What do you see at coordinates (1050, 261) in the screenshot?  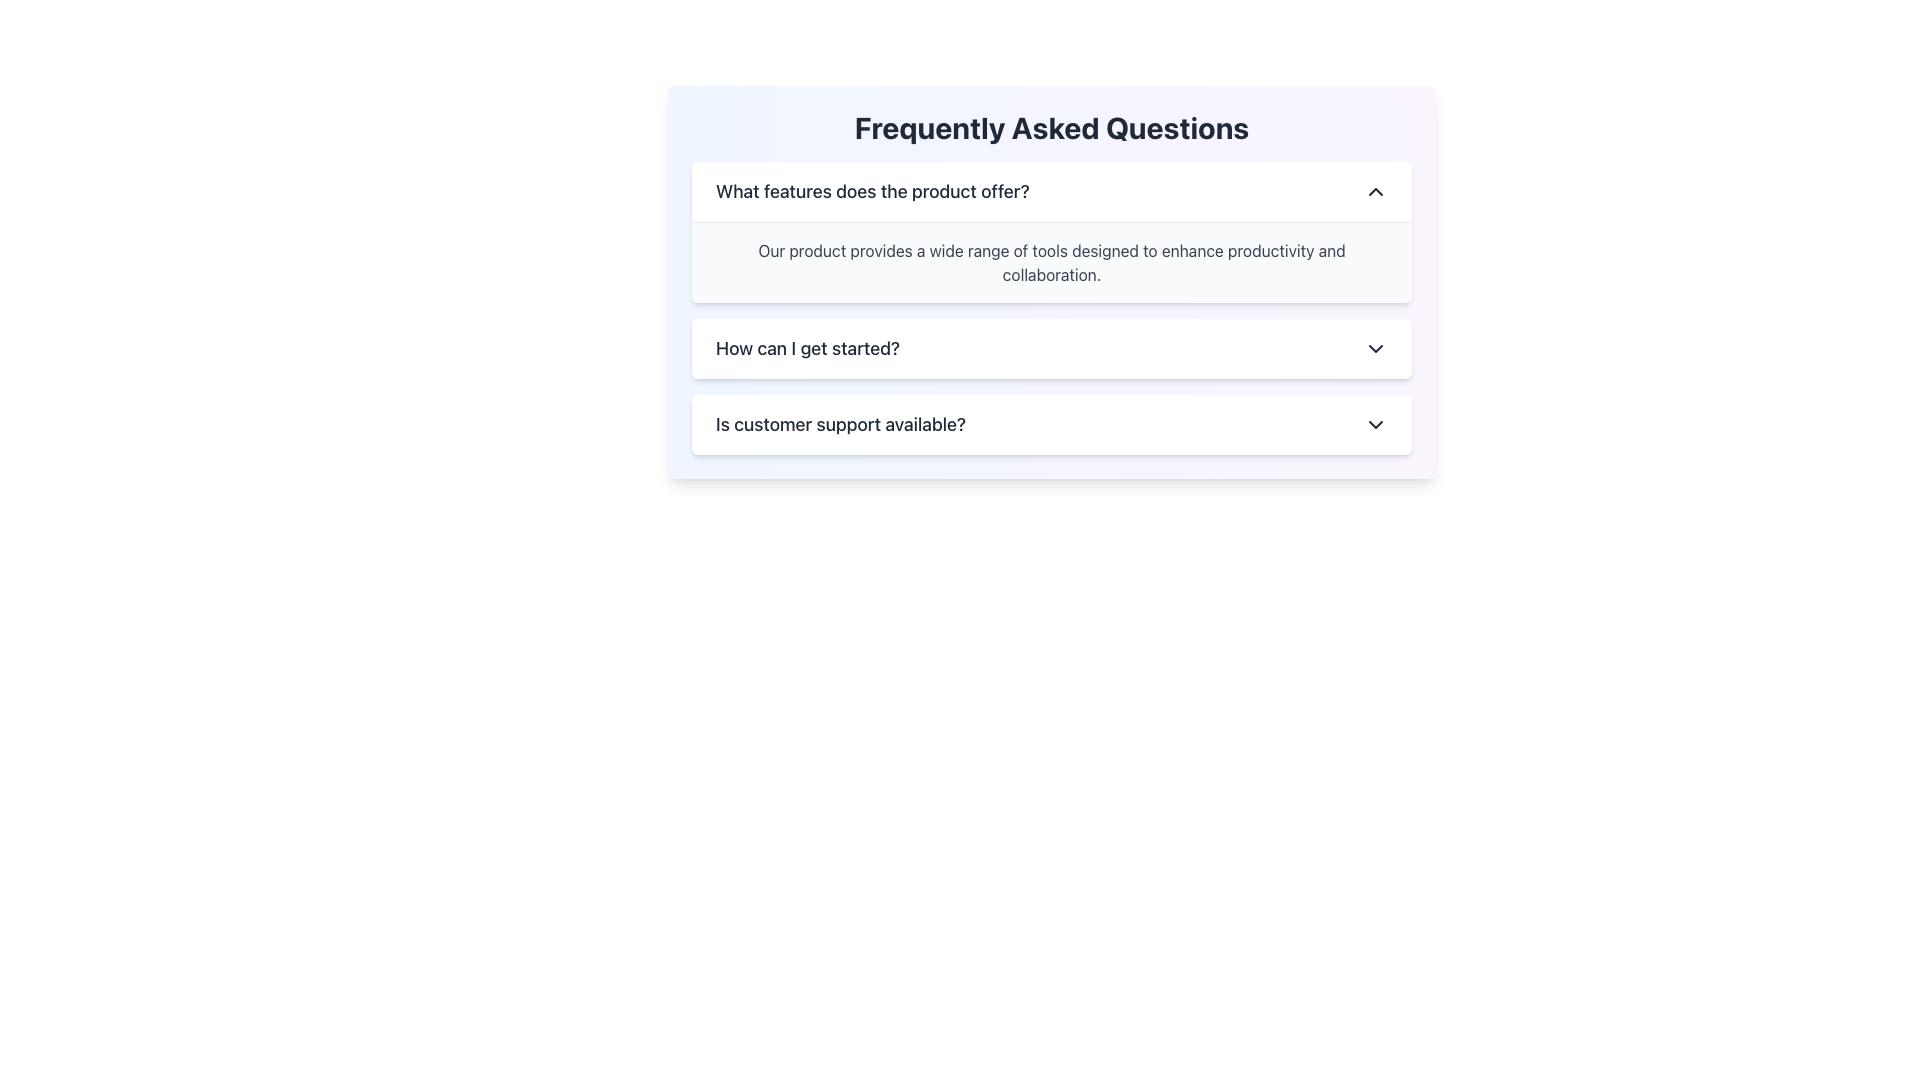 I see `the static text block that provides a detailed answer to the question 'What features does the product offer?' located beneath the 'Frequently Asked Questions' heading` at bounding box center [1050, 261].